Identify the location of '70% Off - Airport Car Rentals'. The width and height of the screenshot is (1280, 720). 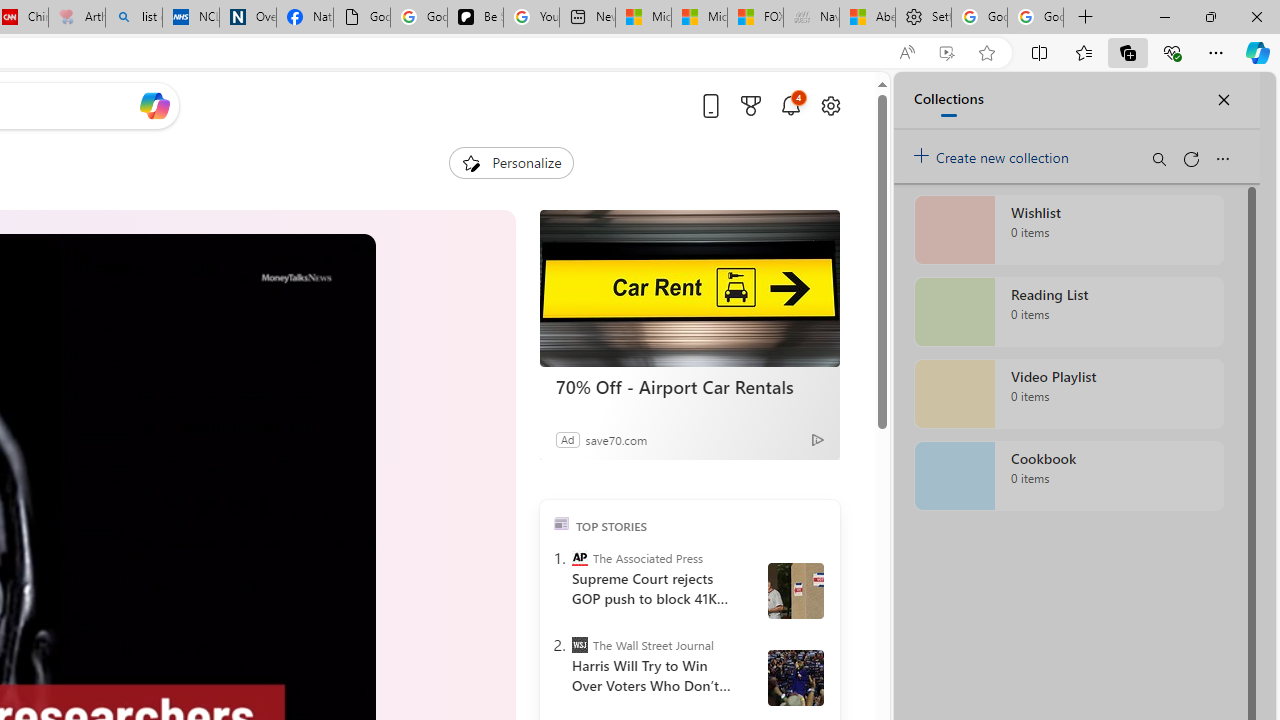
(689, 387).